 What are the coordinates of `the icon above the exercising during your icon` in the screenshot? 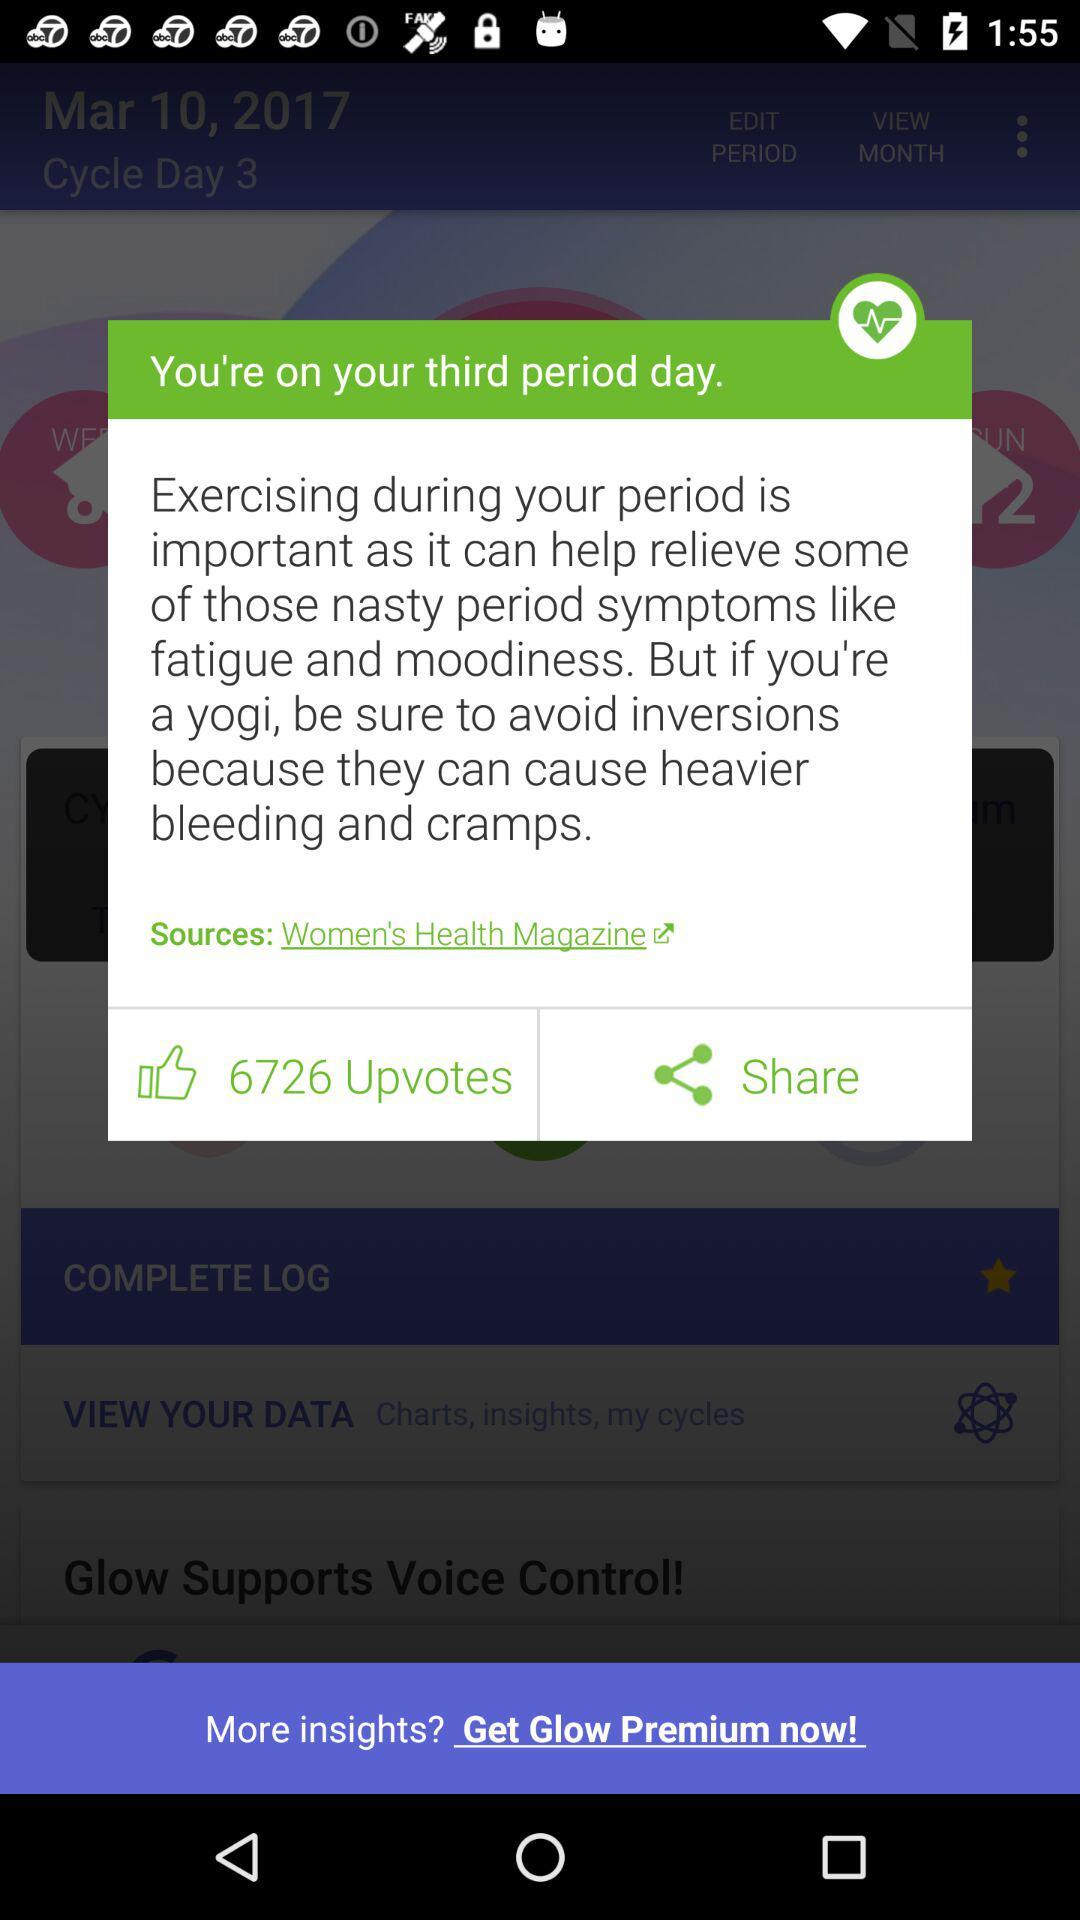 It's located at (876, 320).